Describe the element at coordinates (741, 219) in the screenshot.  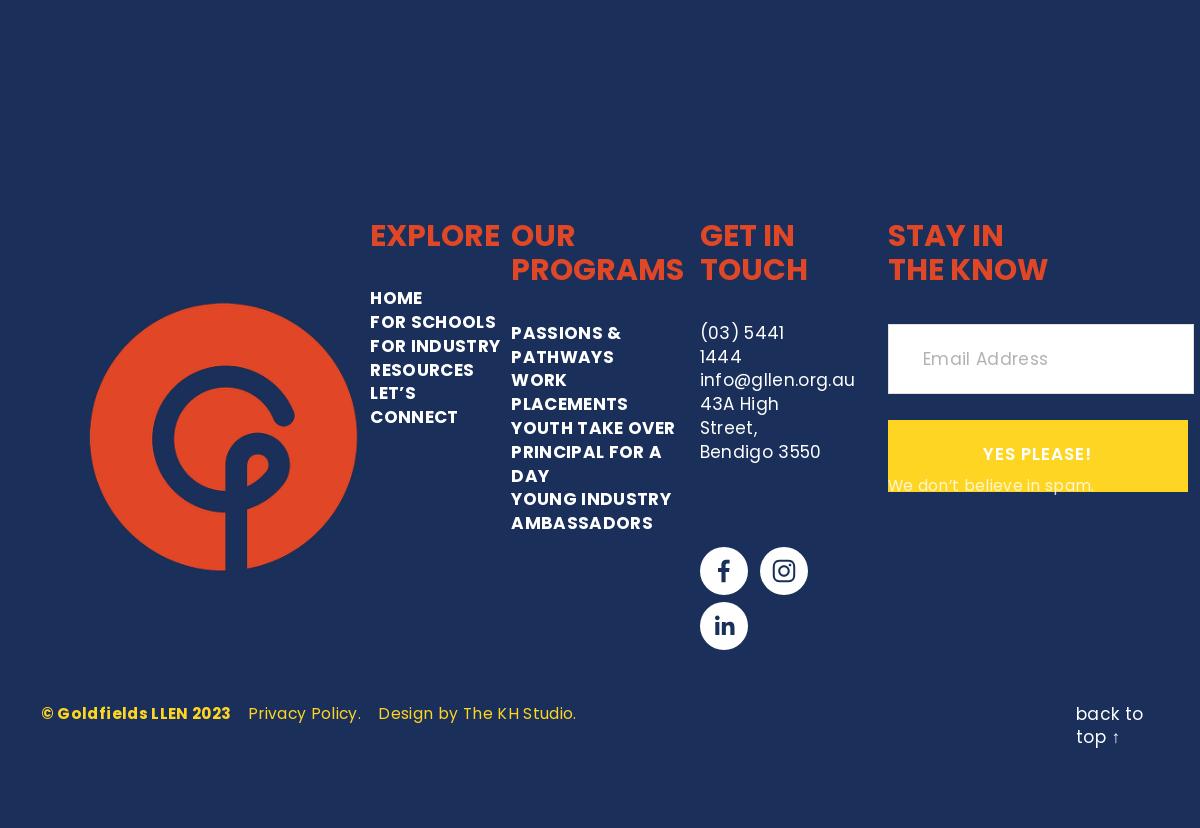
I see `'43A High Street,'` at that location.